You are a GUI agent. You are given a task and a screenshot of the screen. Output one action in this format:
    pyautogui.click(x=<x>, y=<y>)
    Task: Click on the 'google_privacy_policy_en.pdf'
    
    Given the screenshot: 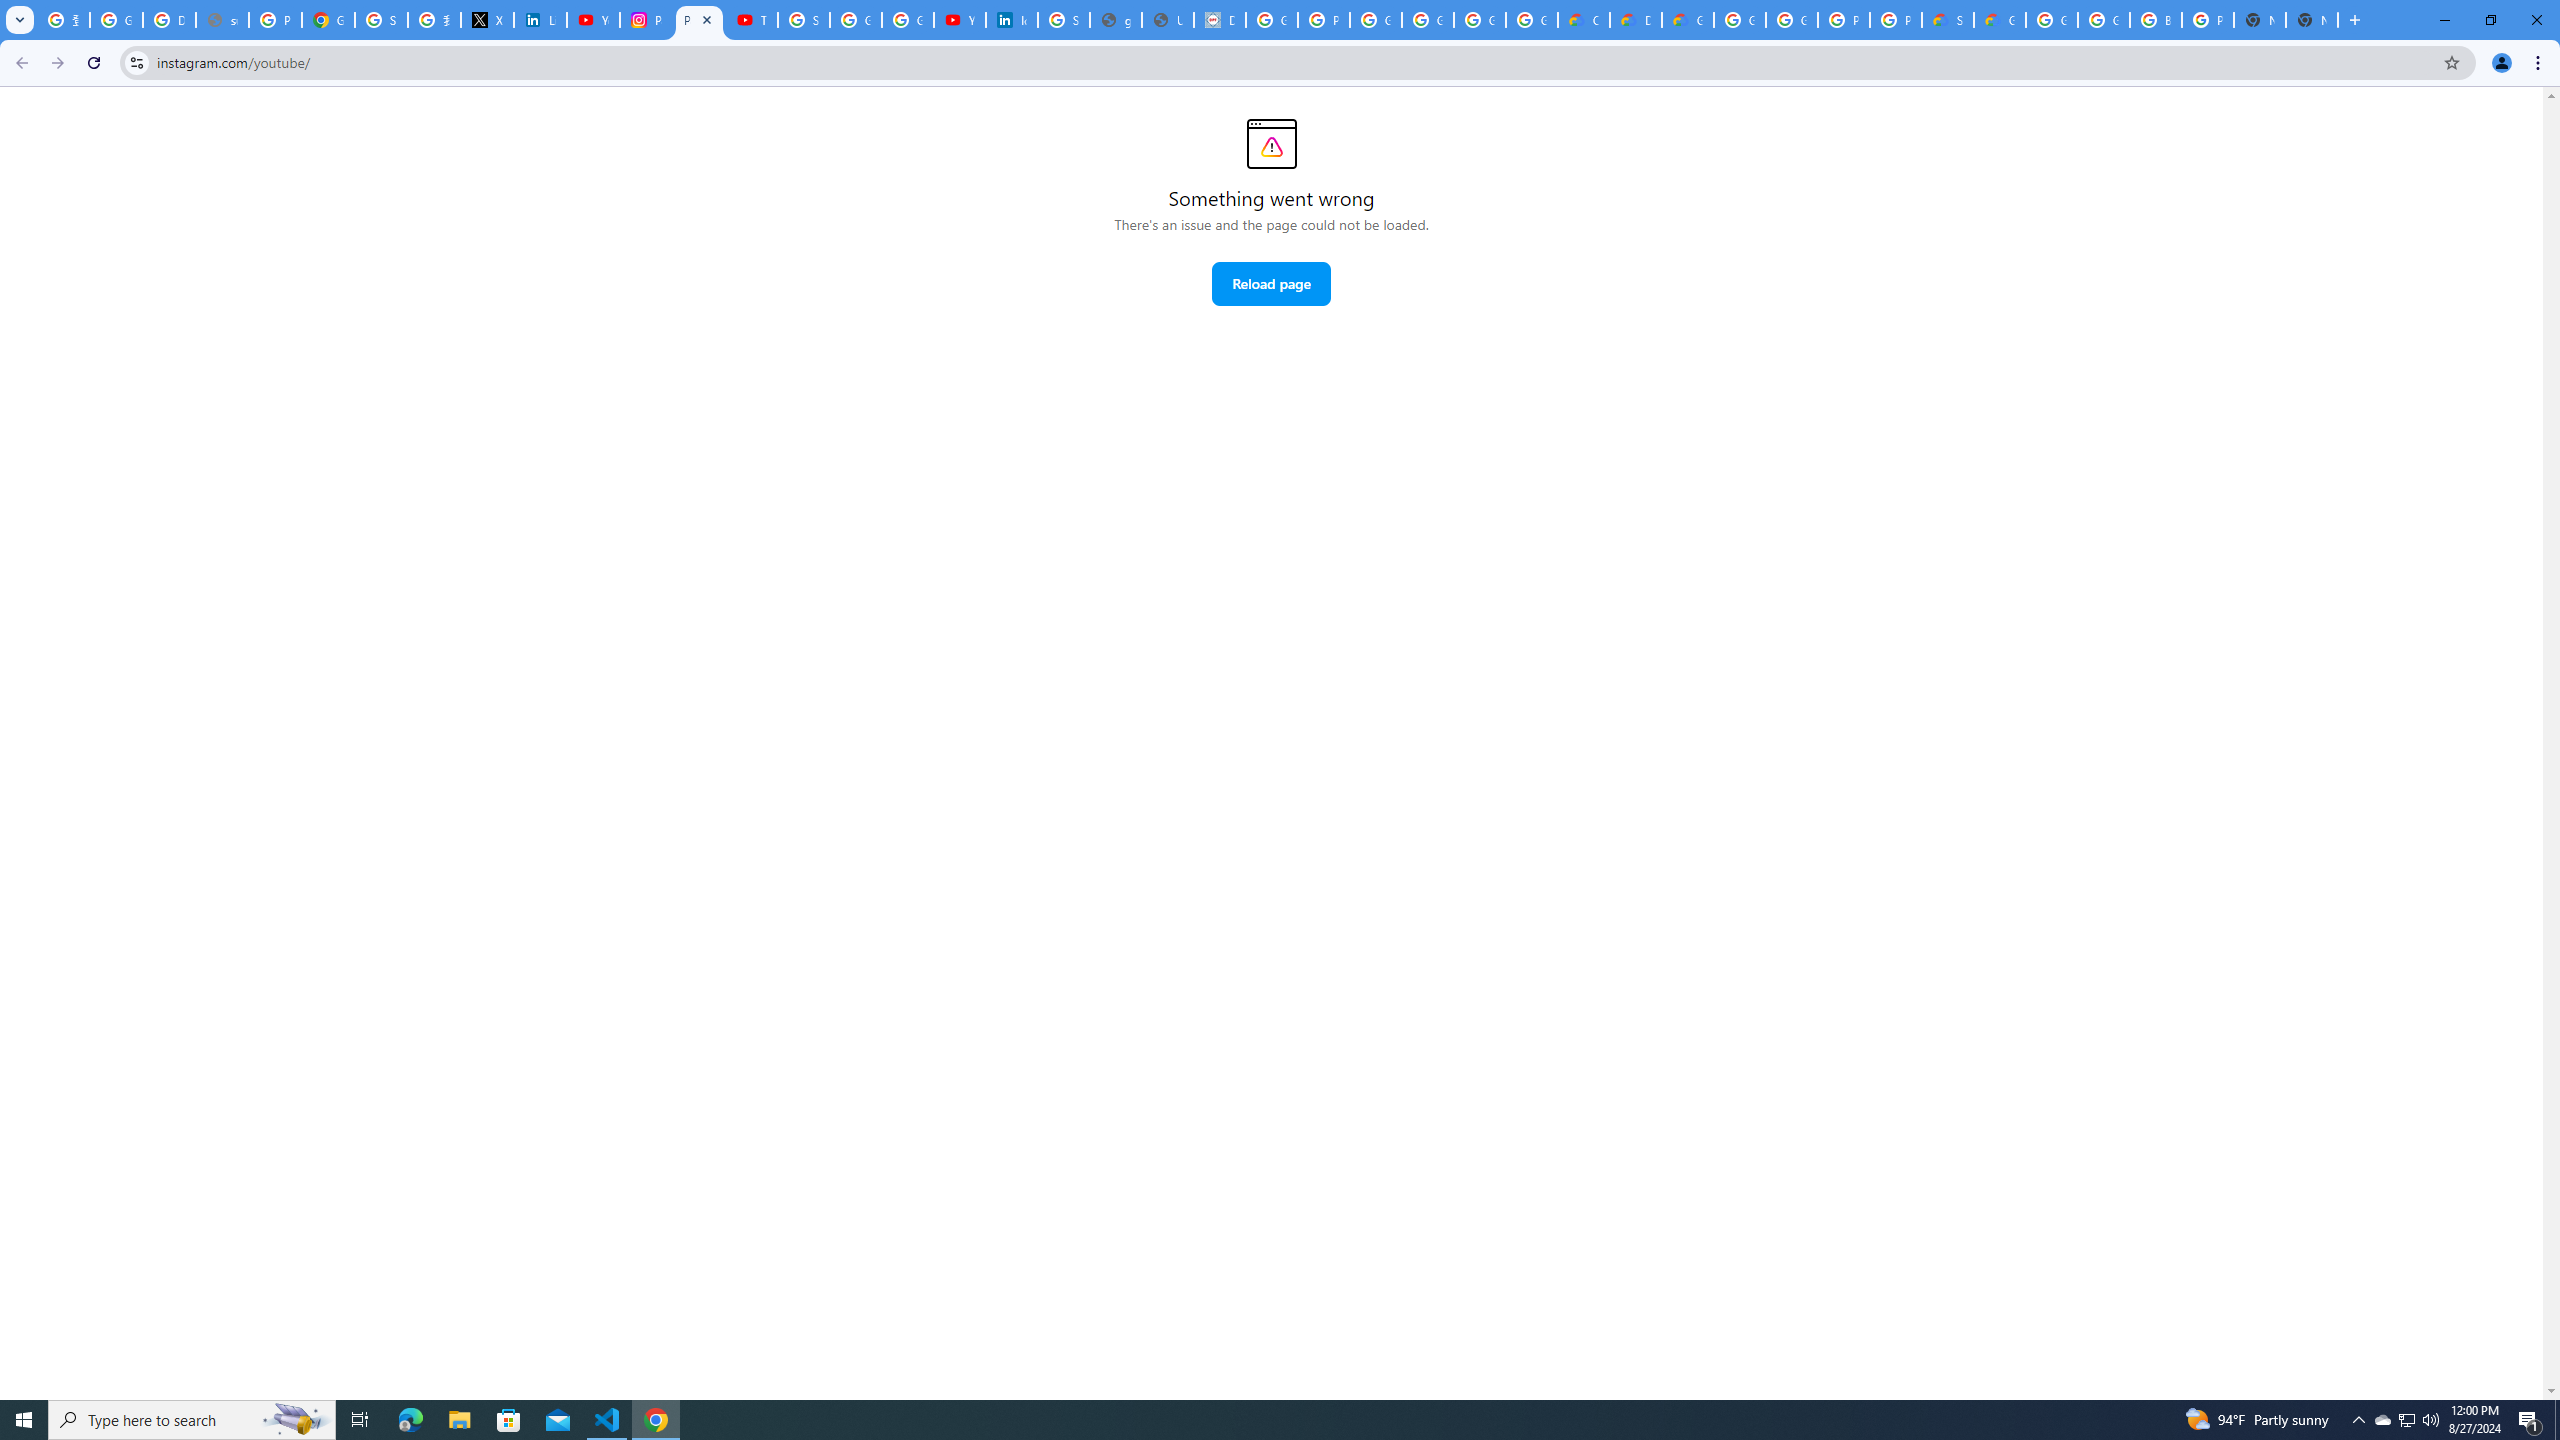 What is the action you would take?
    pyautogui.click(x=1116, y=19)
    